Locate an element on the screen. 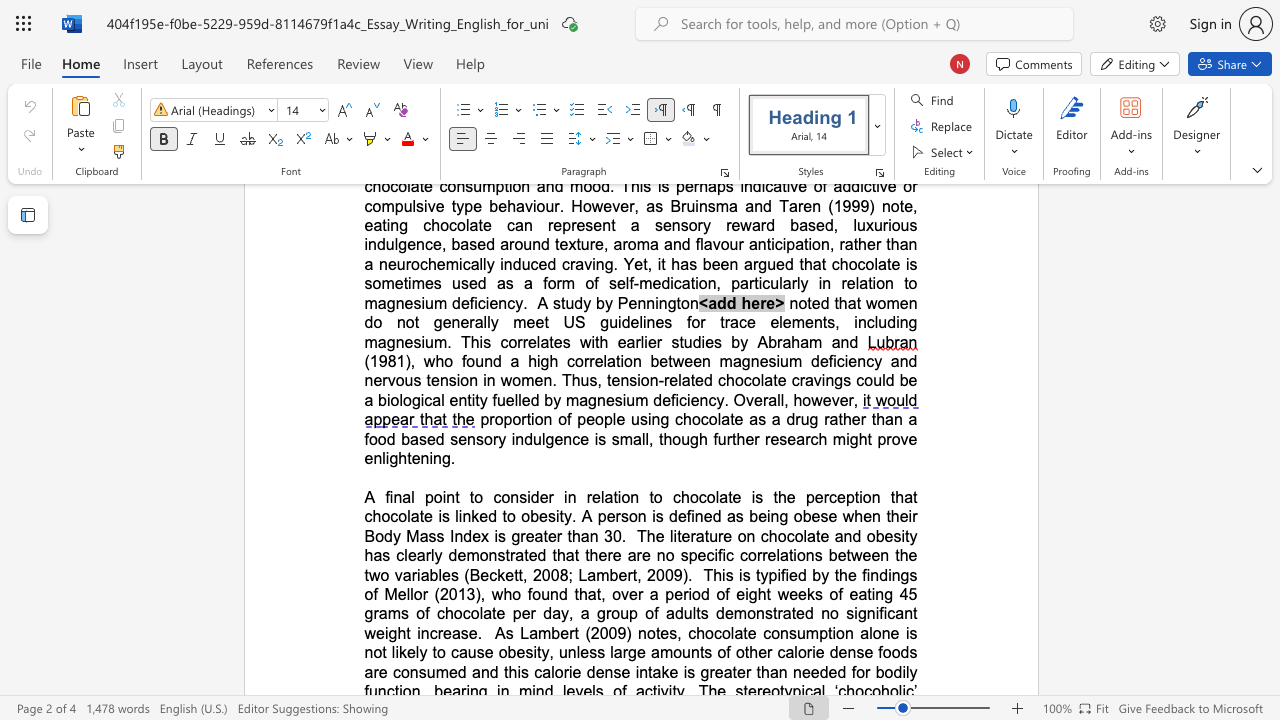 The height and width of the screenshot is (720, 1280). the subset text "strate" within the text "demonstrated" is located at coordinates (497, 555).